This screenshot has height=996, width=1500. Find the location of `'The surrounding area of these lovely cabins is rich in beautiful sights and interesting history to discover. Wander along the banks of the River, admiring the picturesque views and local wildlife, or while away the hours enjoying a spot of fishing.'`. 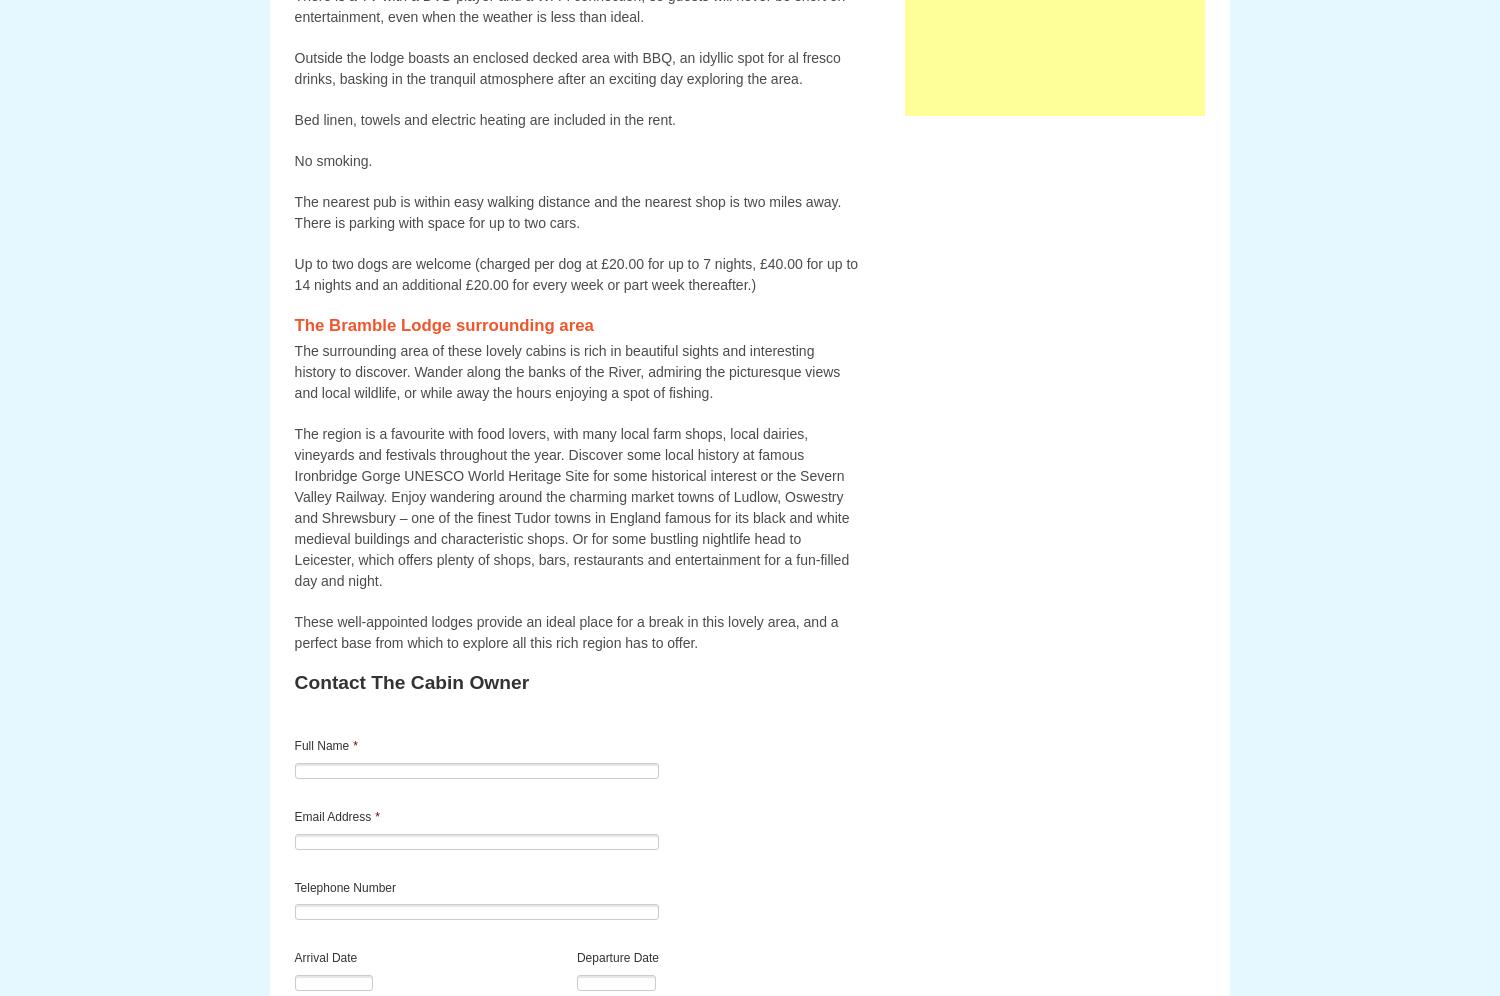

'The surrounding area of these lovely cabins is rich in beautiful sights and interesting history to discover. Wander along the banks of the River, admiring the picturesque views and local wildlife, or while away the hours enjoying a spot of fishing.' is located at coordinates (294, 372).